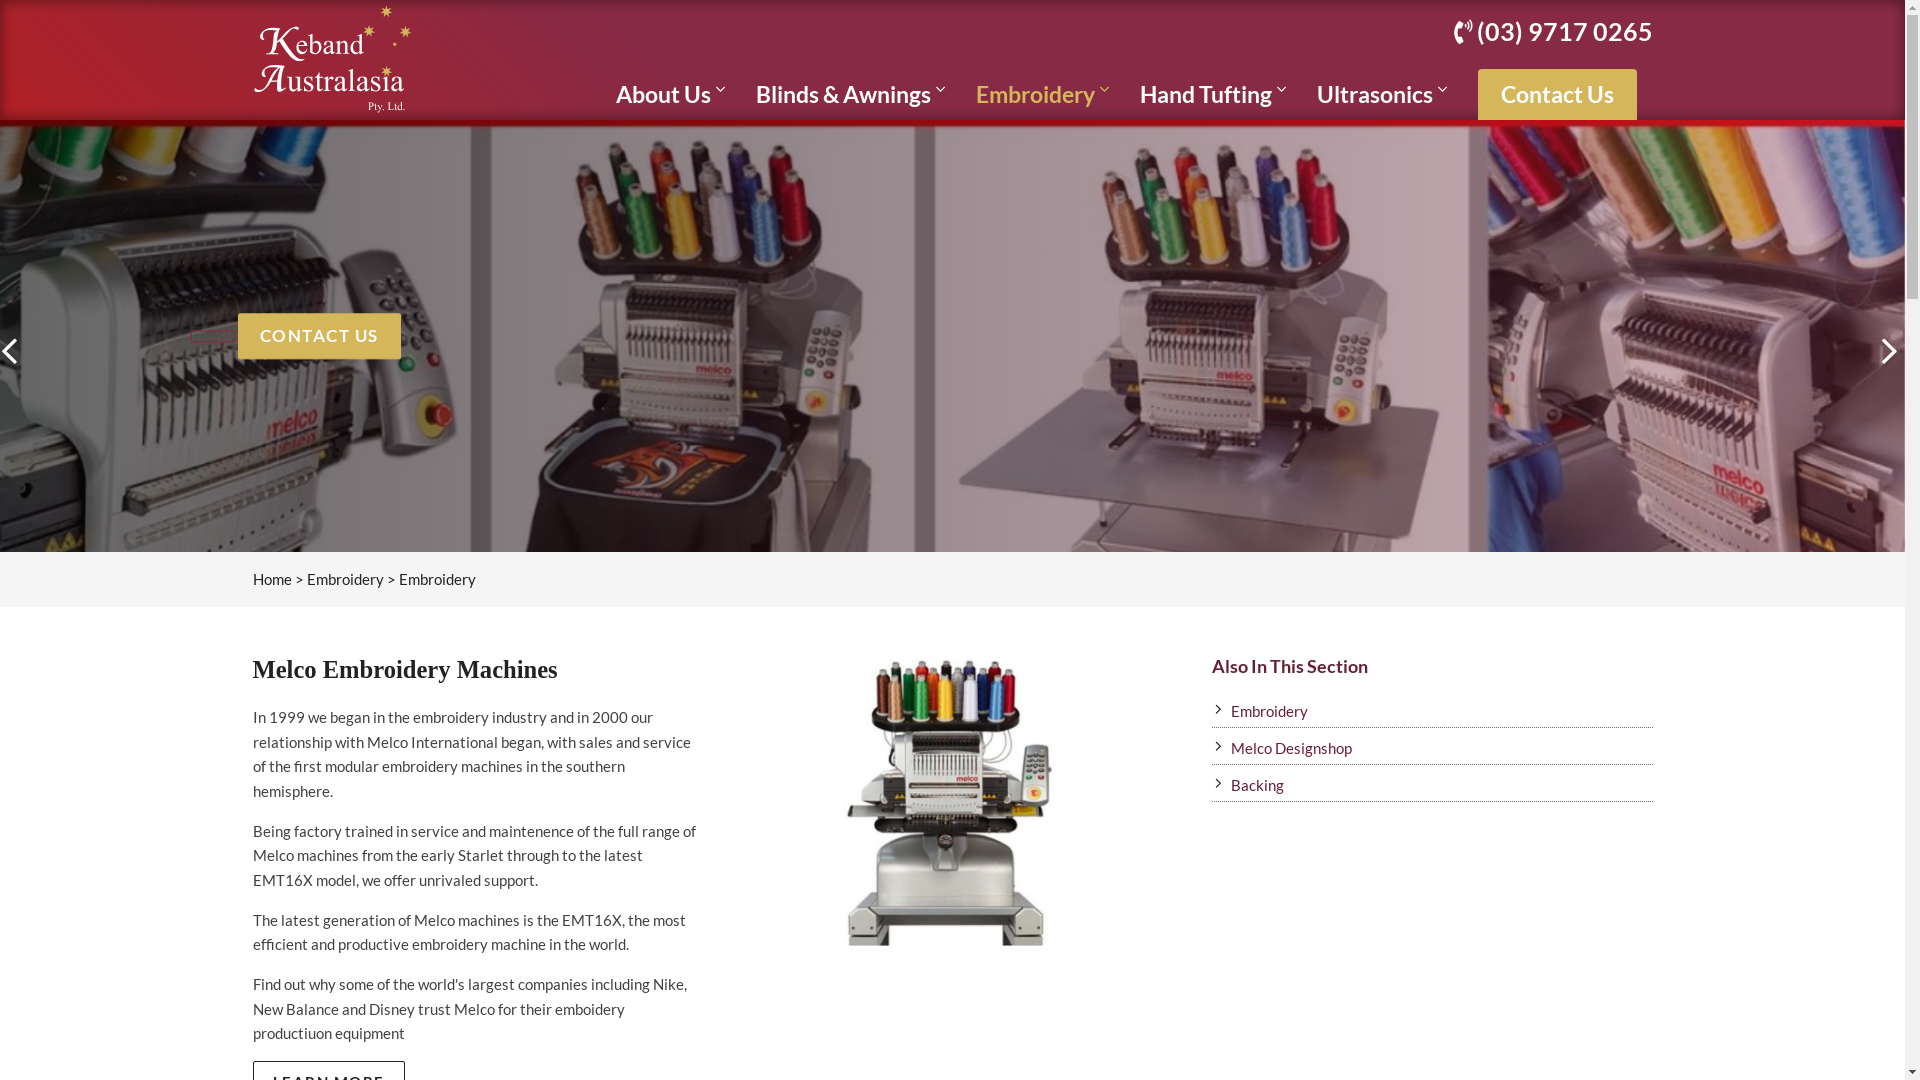  What do you see at coordinates (331, 57) in the screenshot?
I see `'Keband Australasia'` at bounding box center [331, 57].